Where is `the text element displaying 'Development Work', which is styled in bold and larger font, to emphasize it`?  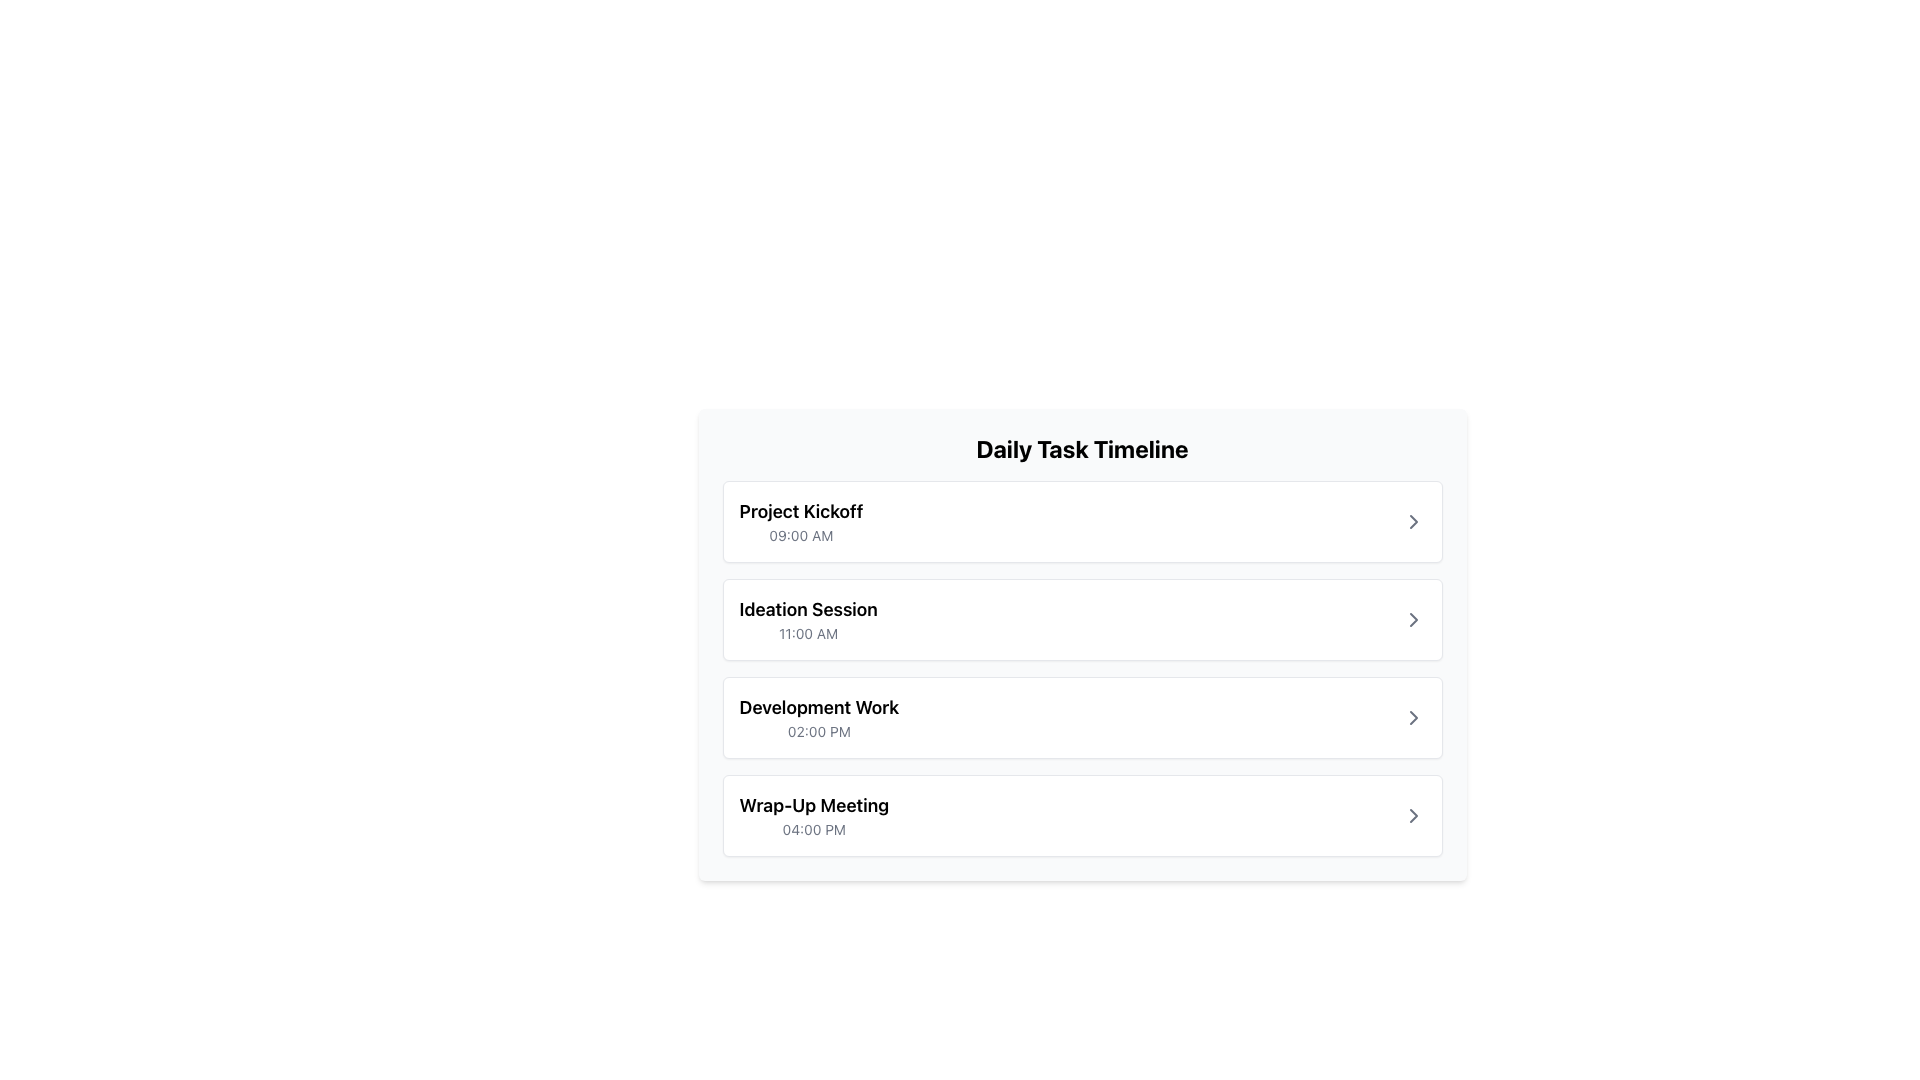
the text element displaying 'Development Work', which is styled in bold and larger font, to emphasize it is located at coordinates (819, 707).